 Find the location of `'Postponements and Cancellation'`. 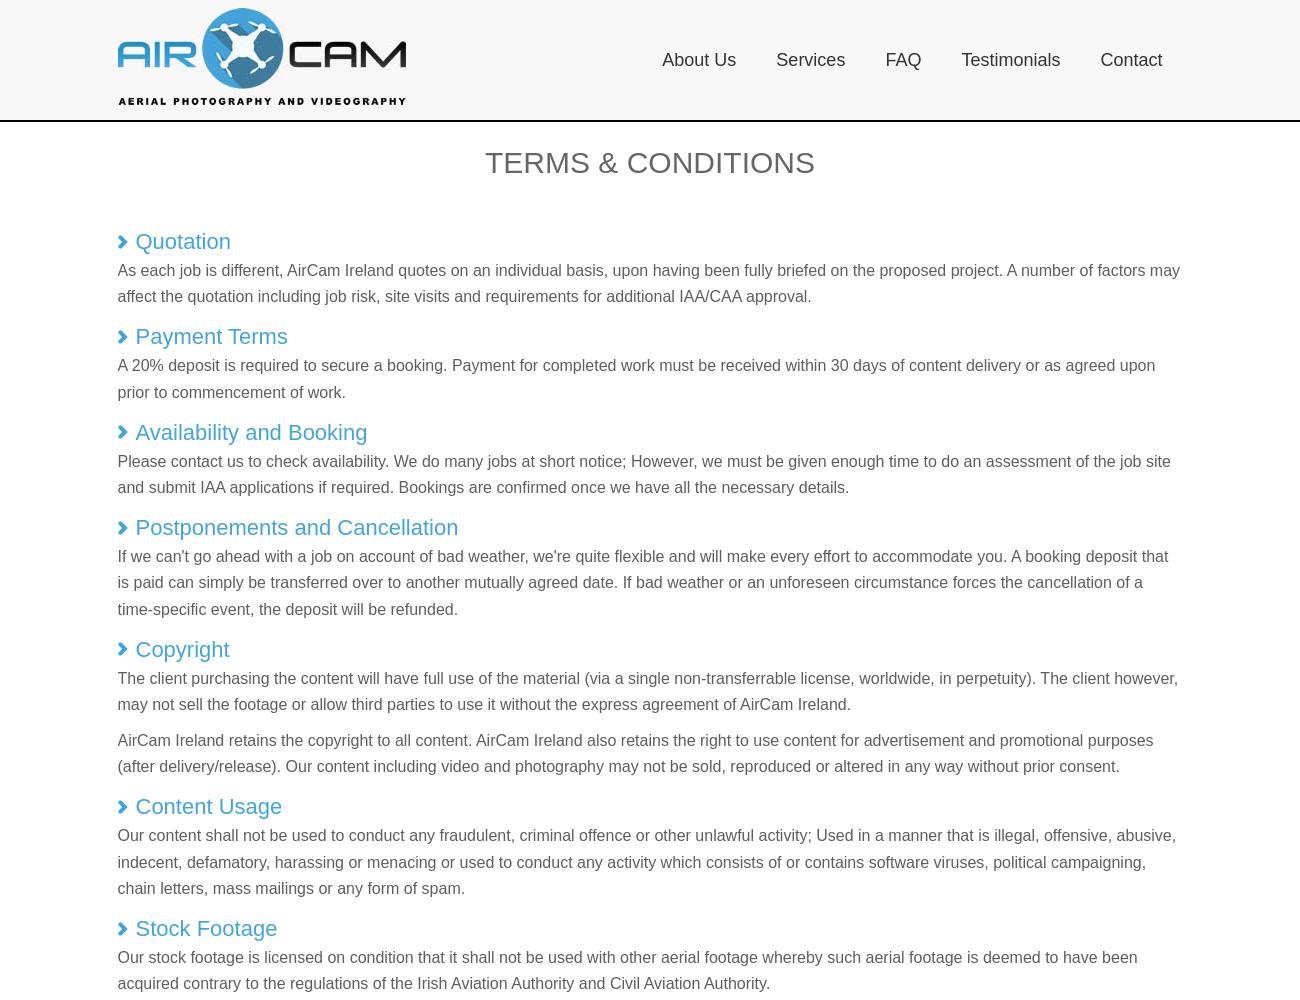

'Postponements and Cancellation' is located at coordinates (133, 527).